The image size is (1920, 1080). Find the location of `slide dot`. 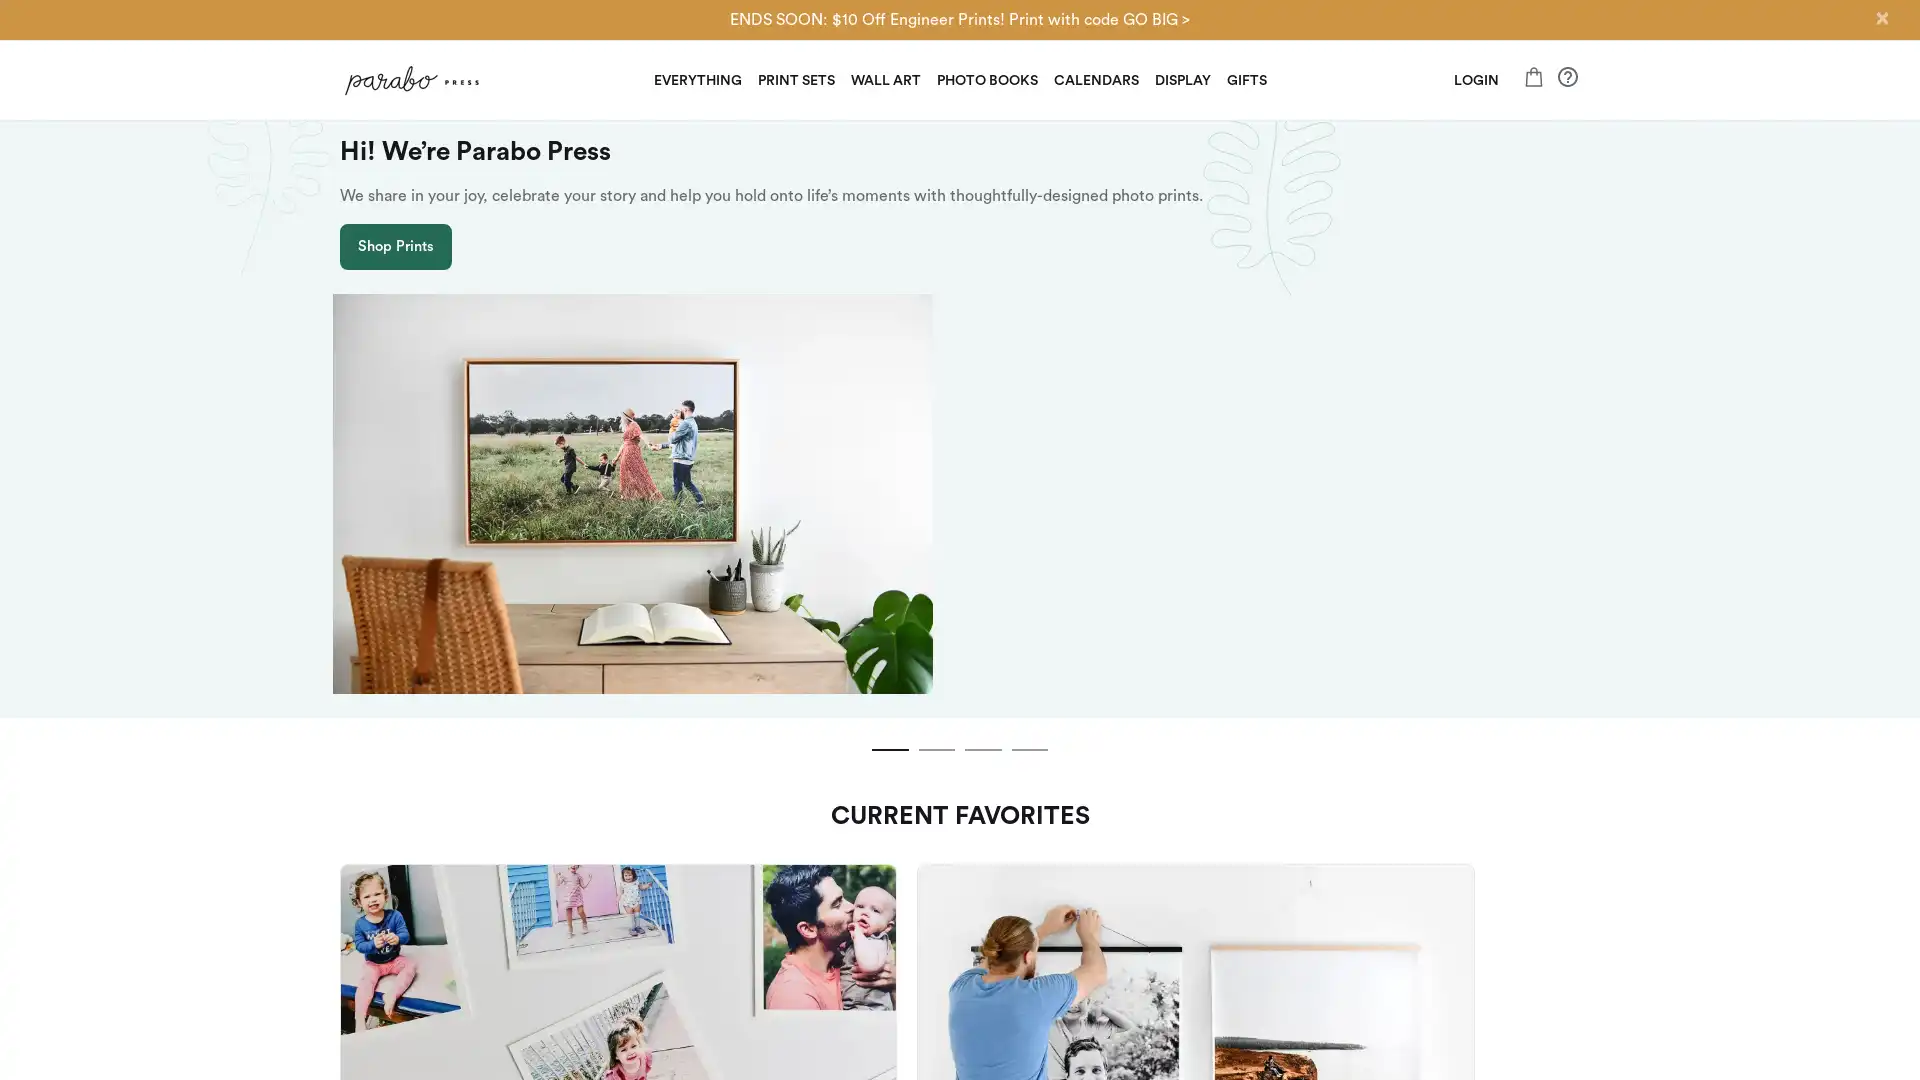

slide dot is located at coordinates (929, 552).